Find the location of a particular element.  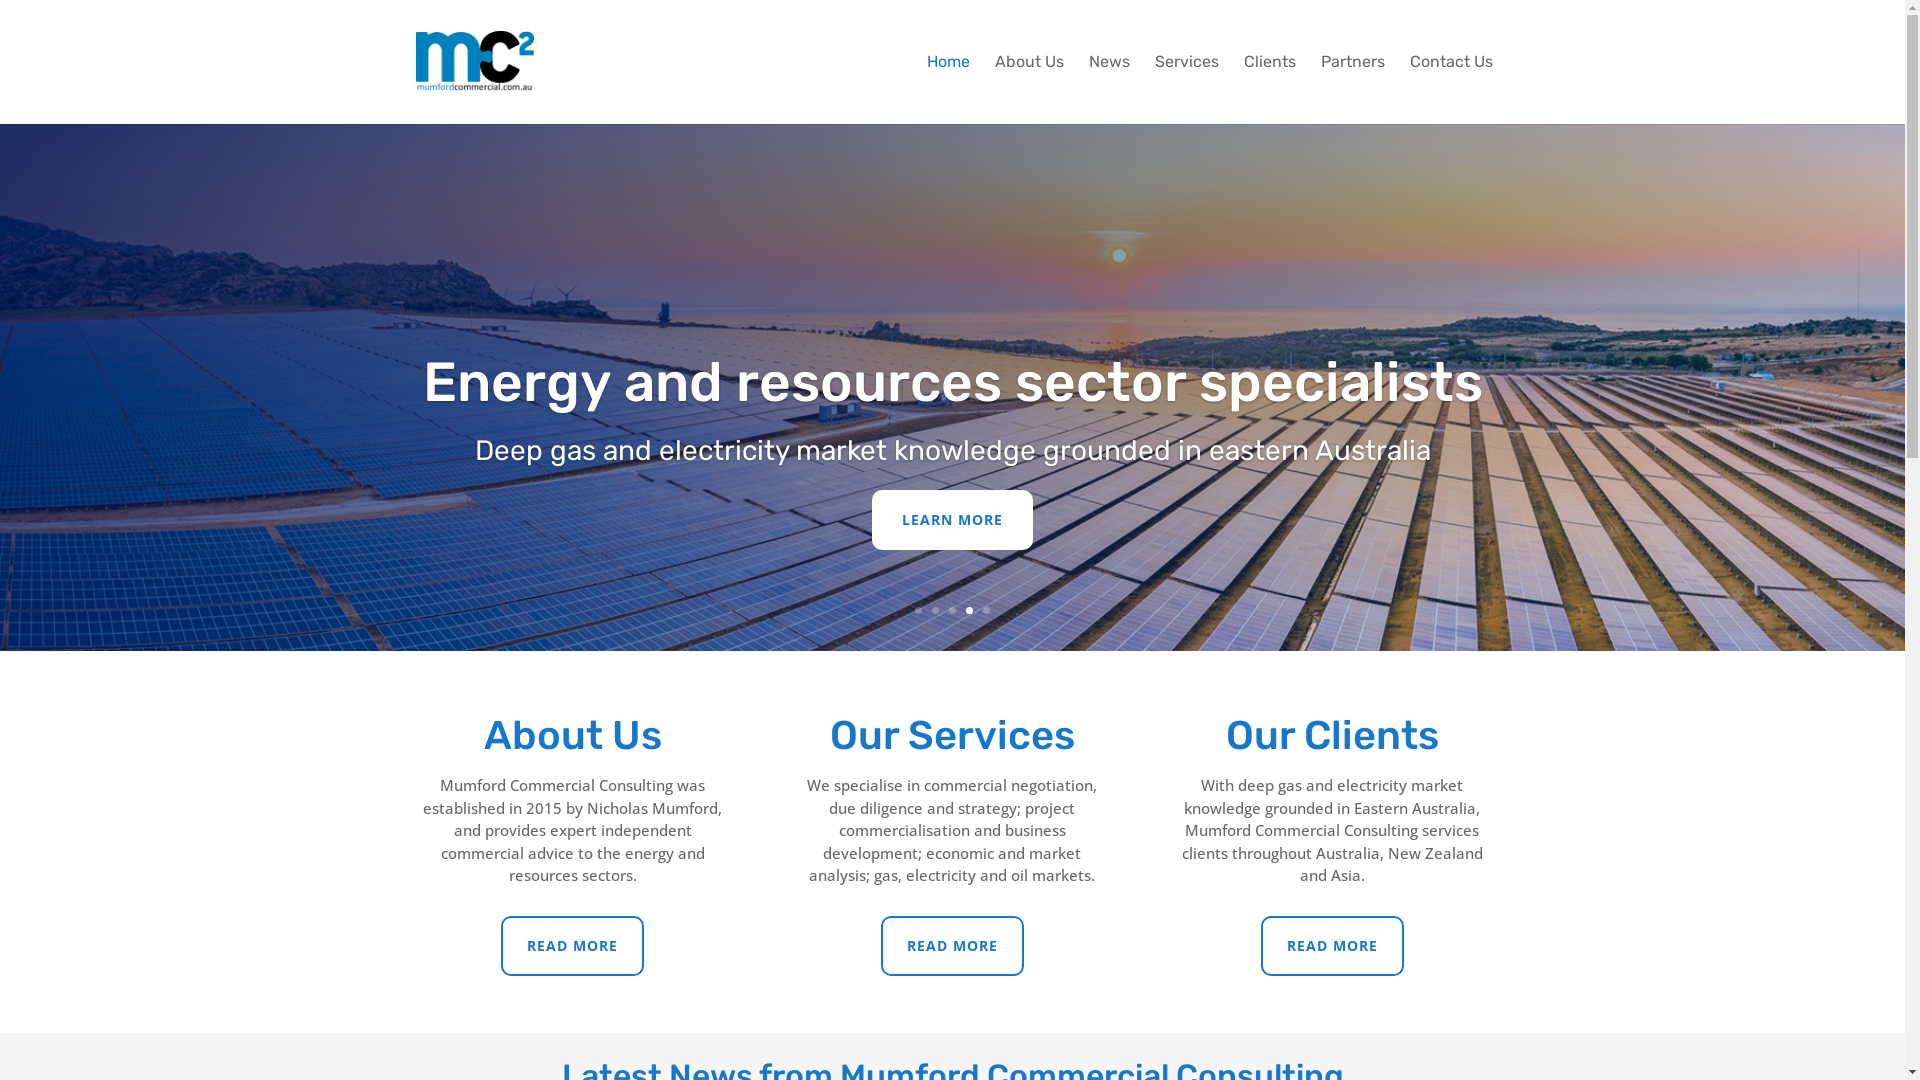

'Home' is located at coordinates (946, 88).